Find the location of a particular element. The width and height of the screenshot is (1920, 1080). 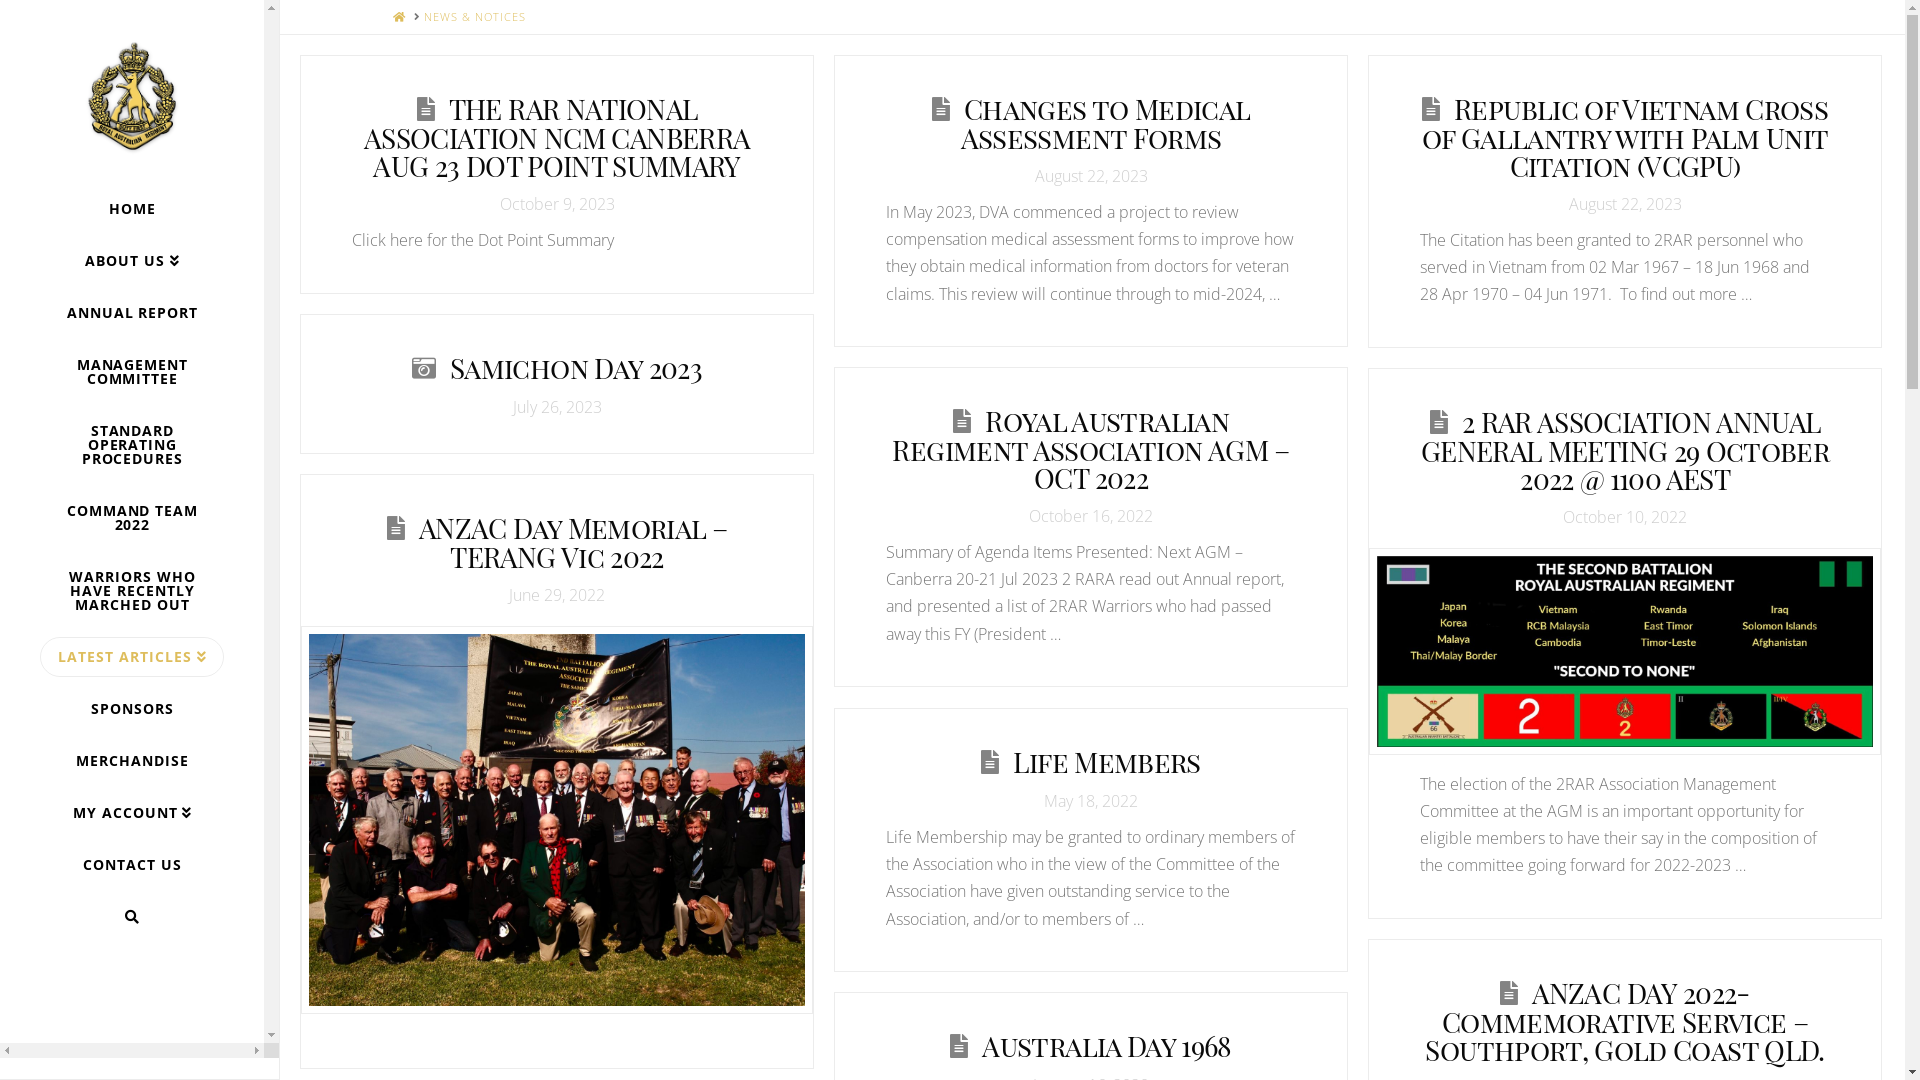

'WARRIORS WHO HAVE RECENTLY MARCHED OUT' is located at coordinates (131, 589).